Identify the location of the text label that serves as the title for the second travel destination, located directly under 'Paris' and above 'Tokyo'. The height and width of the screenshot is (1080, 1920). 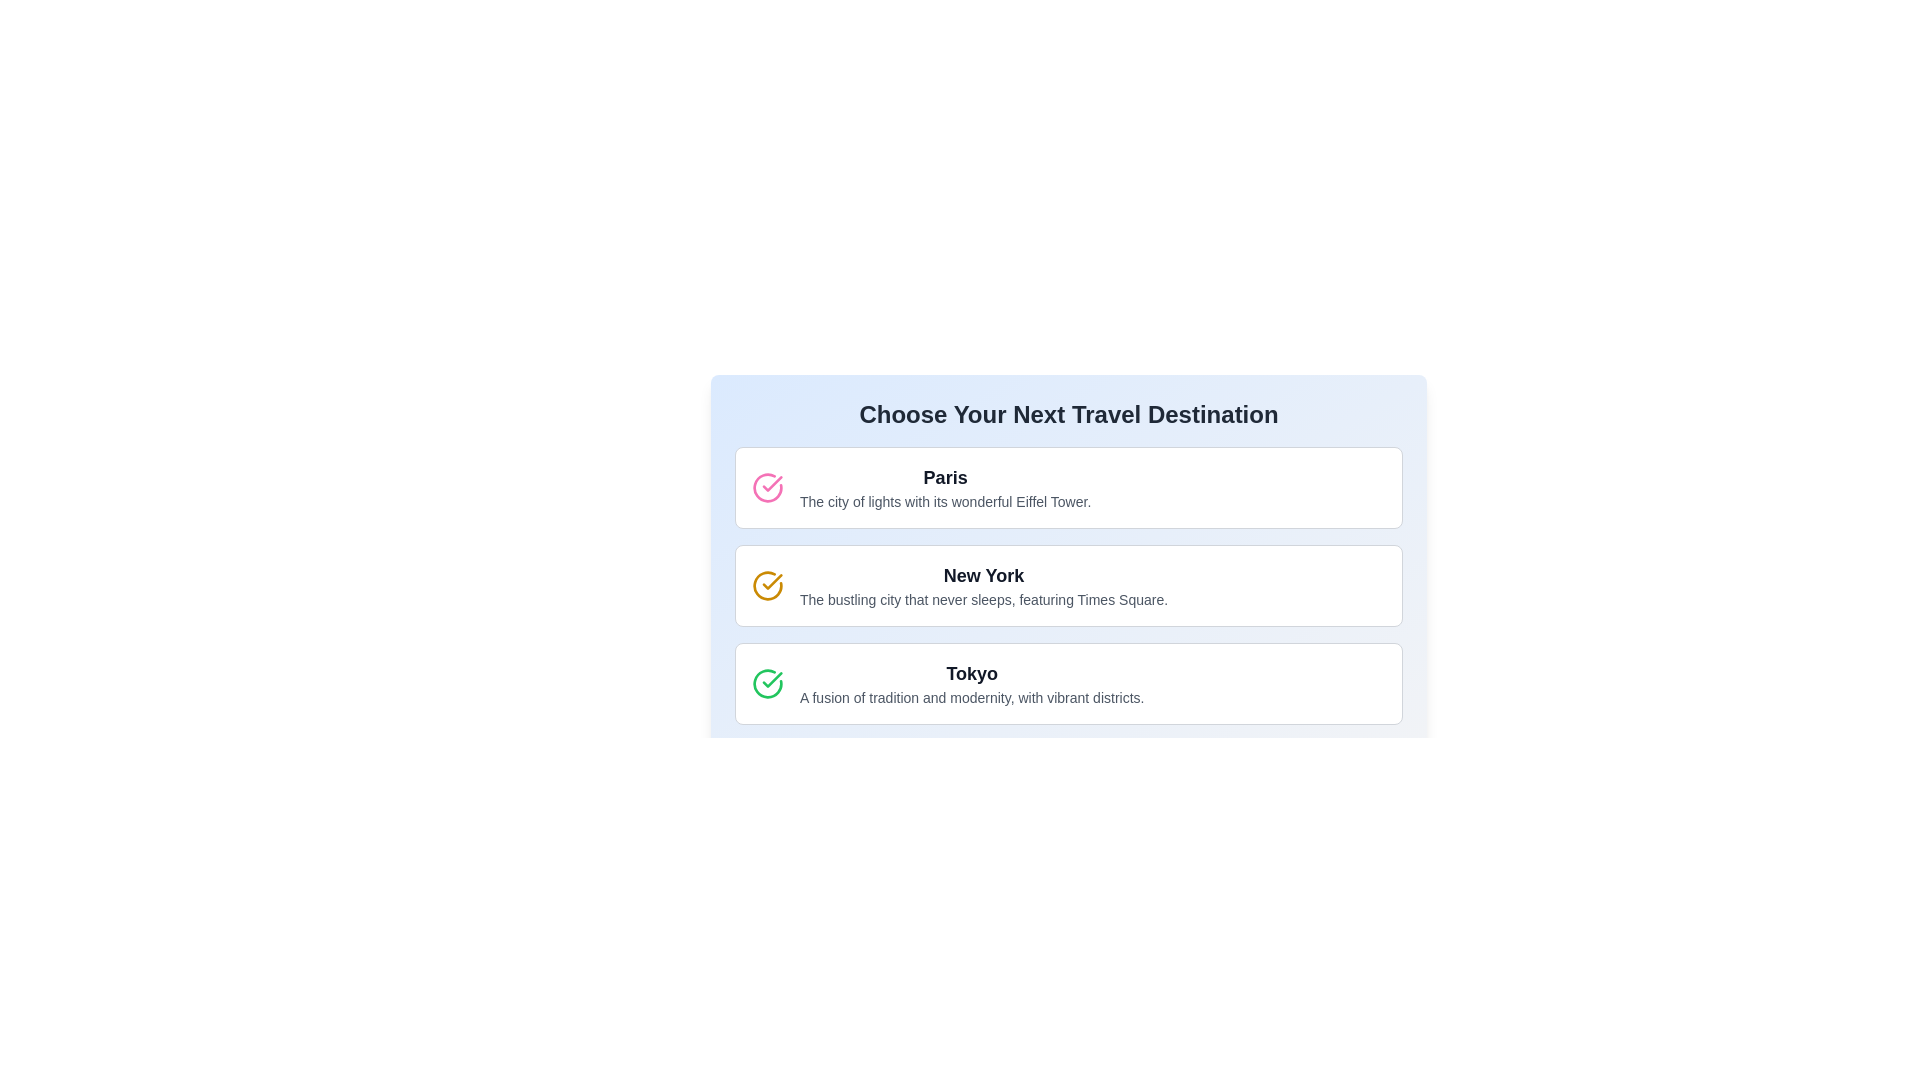
(983, 575).